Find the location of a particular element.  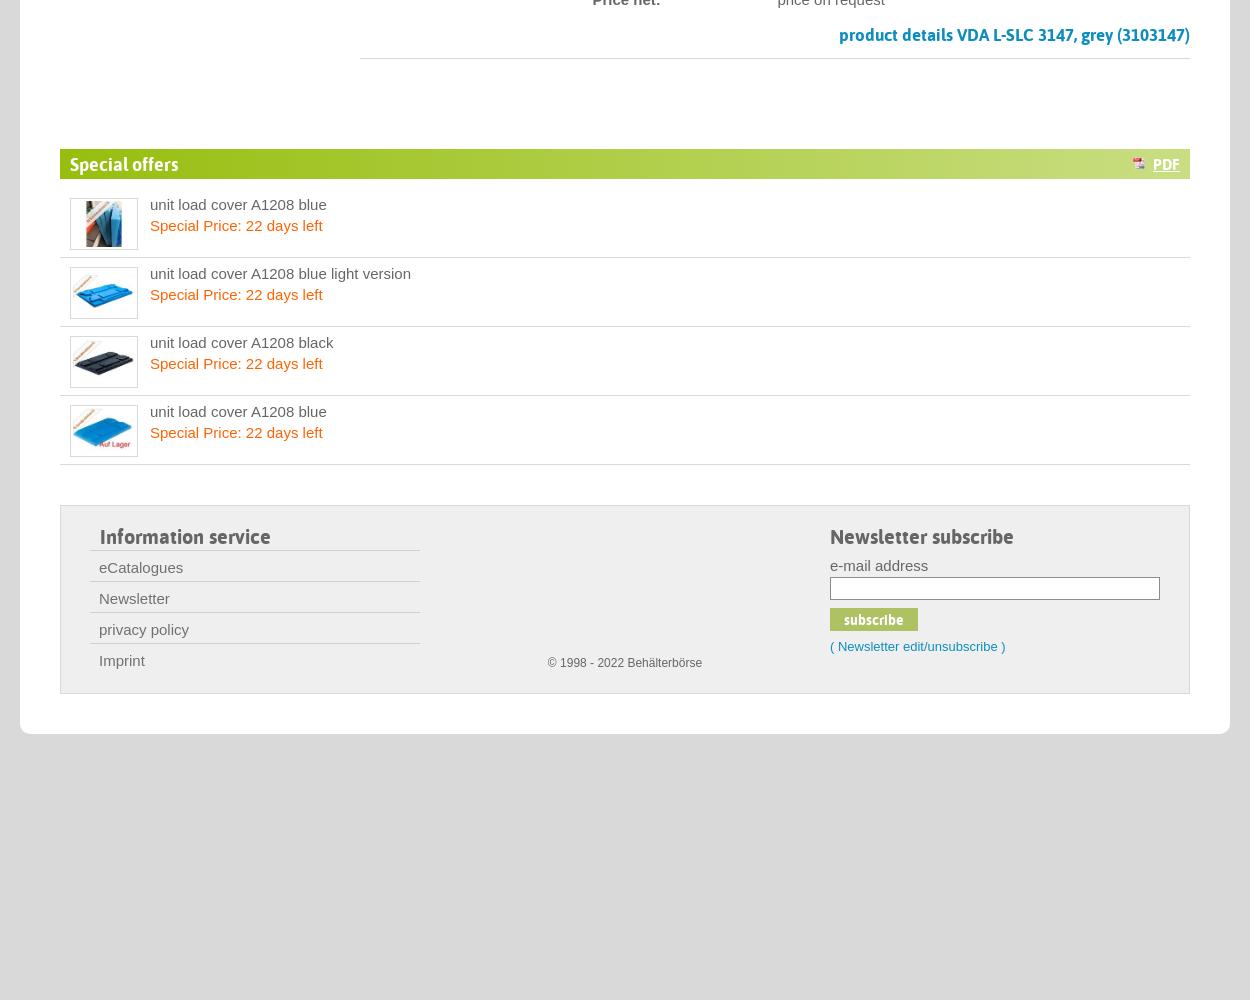

'( Newsletter edit/unsubscribe )' is located at coordinates (917, 646).